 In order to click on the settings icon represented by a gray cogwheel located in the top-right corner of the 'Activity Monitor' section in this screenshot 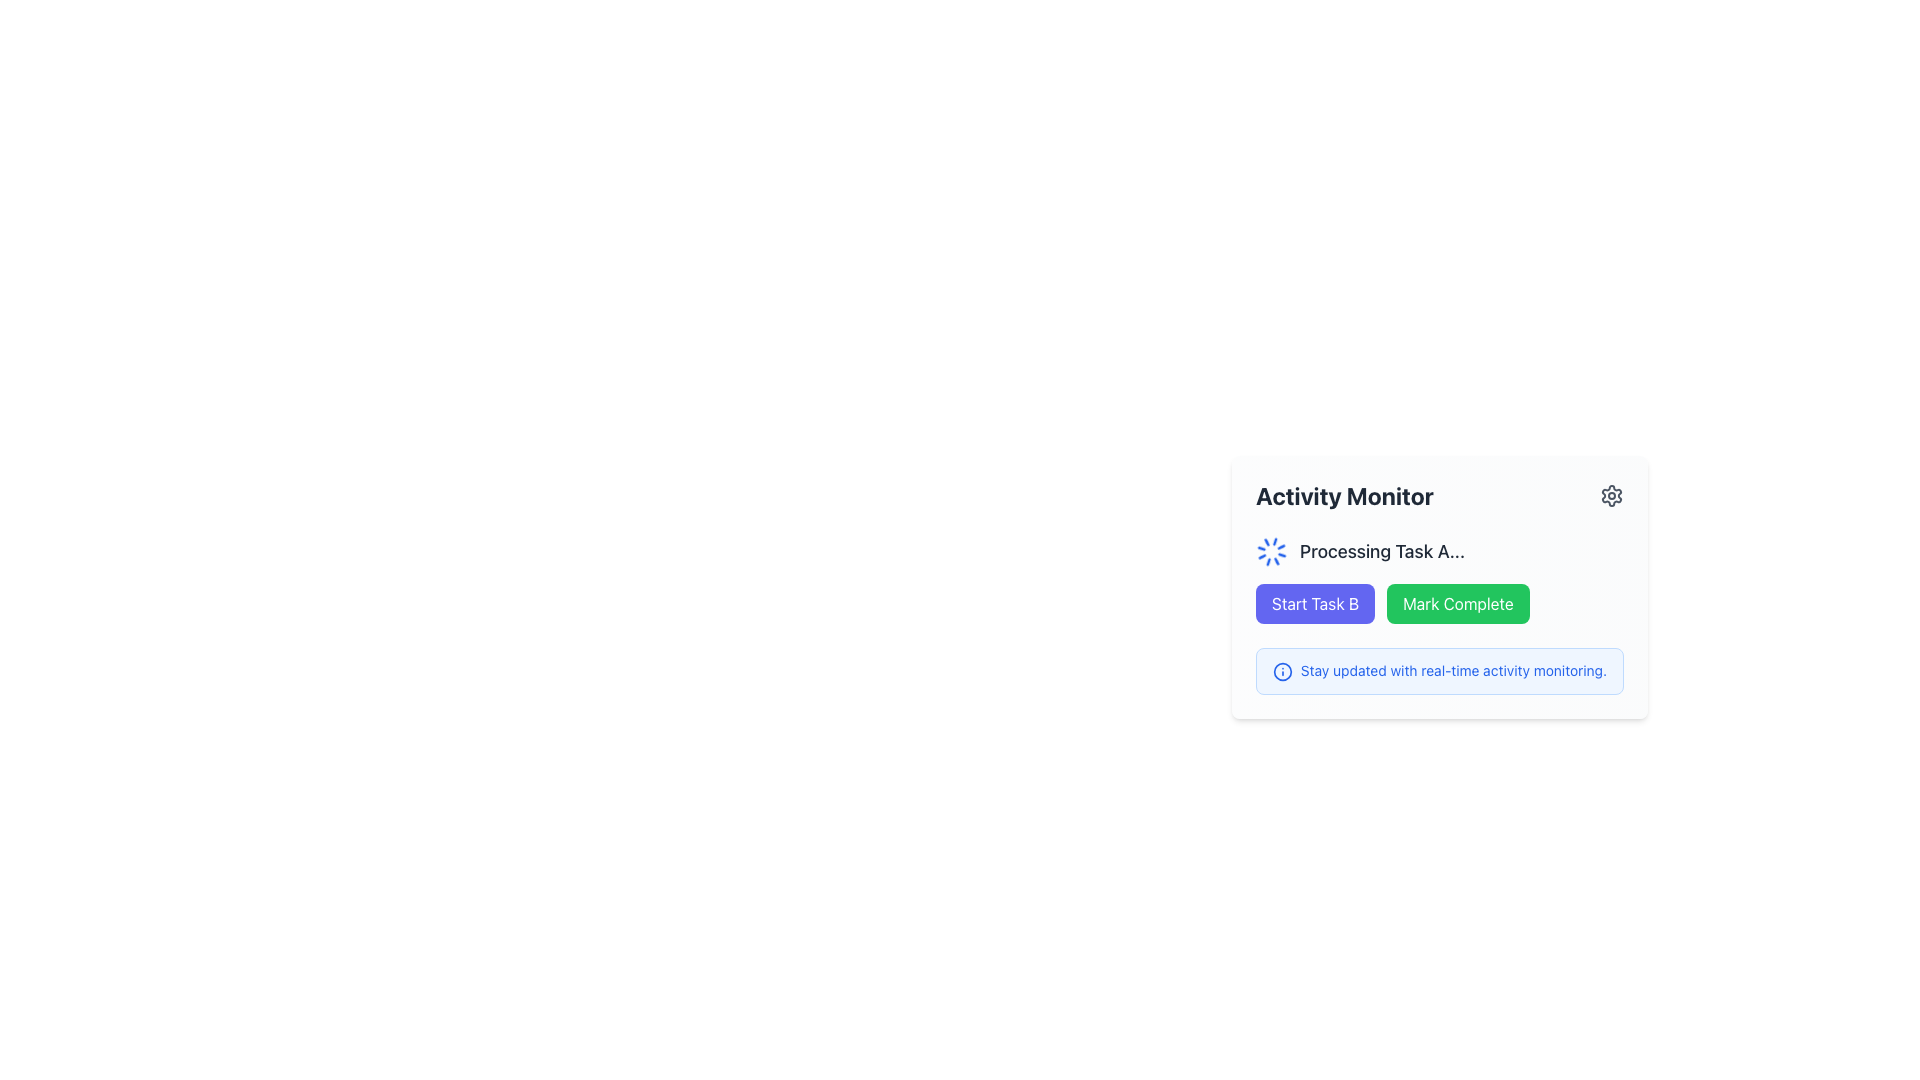, I will do `click(1612, 495)`.